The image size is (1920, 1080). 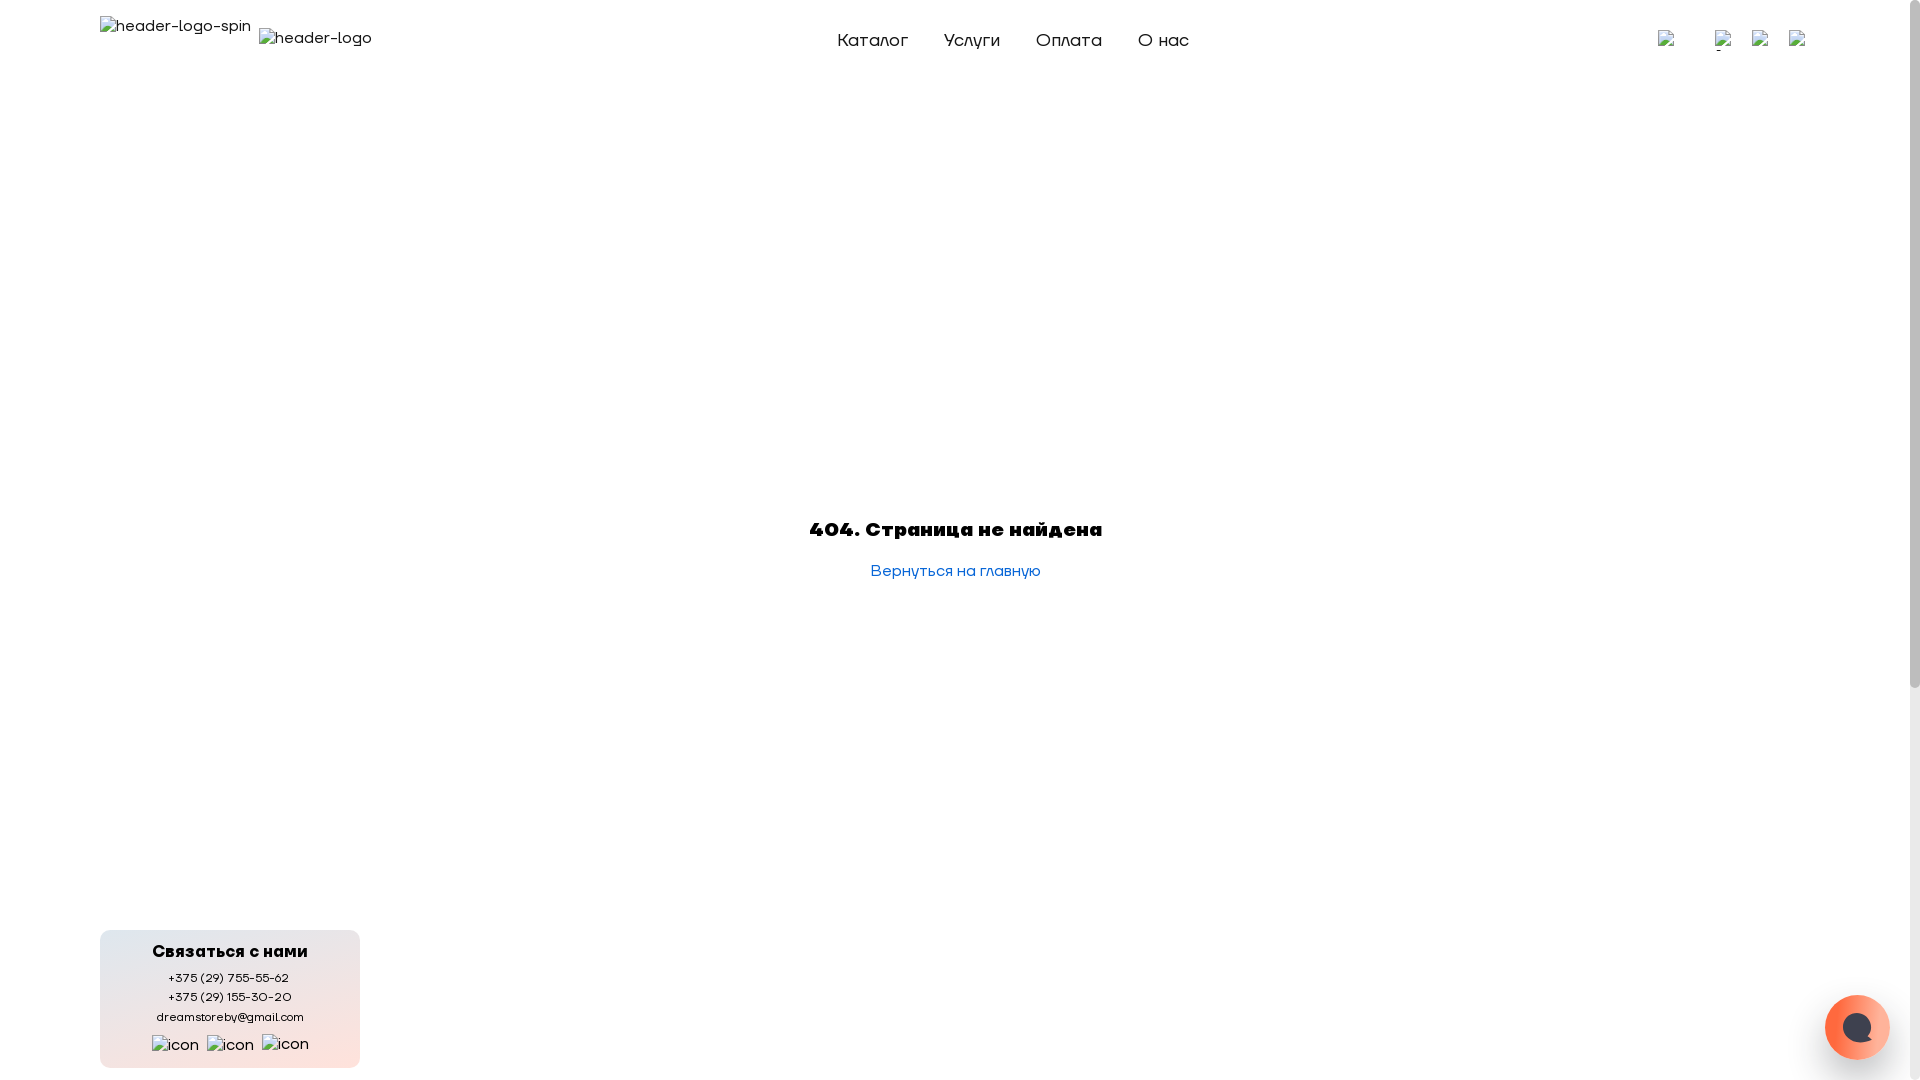 I want to click on 'dreamstoreby@gmail.com', so click(x=229, y=1017).